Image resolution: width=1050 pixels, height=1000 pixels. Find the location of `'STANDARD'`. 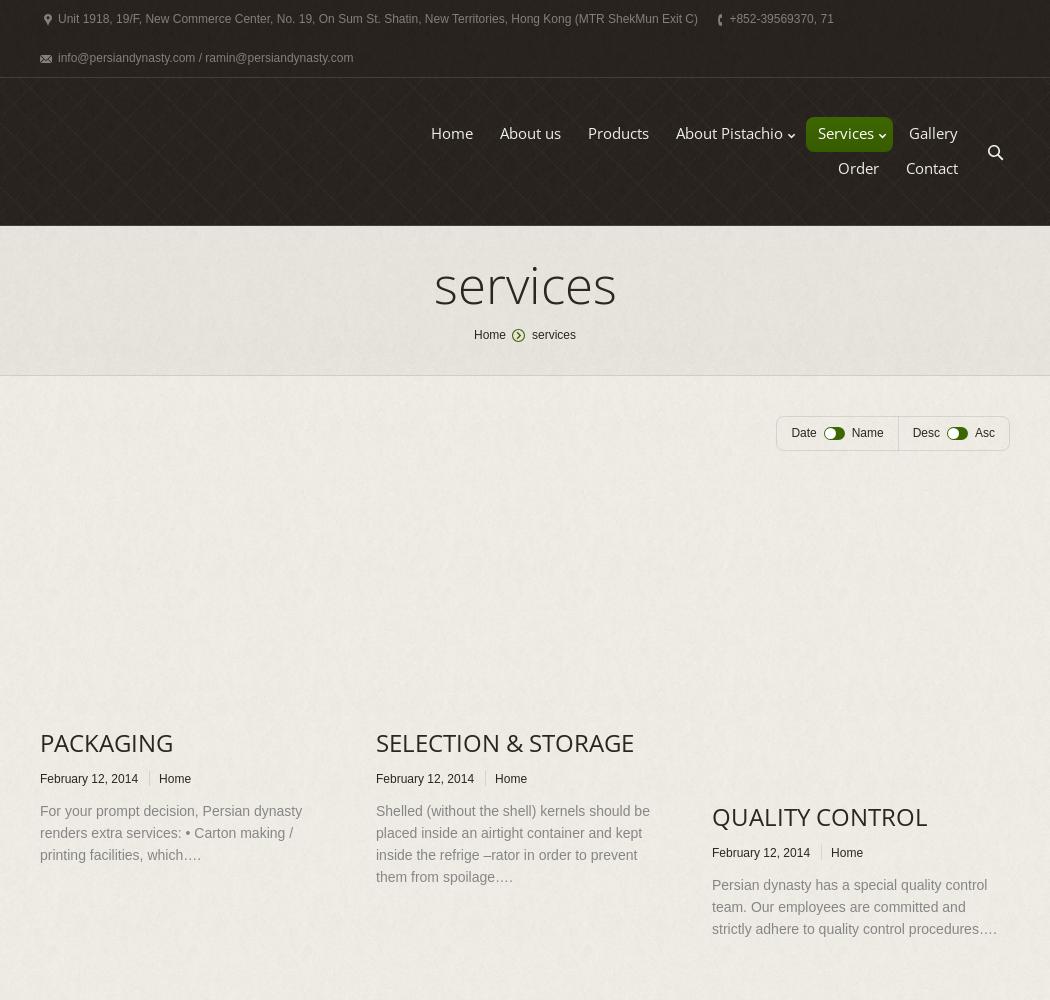

'STANDARD' is located at coordinates (718, 177).